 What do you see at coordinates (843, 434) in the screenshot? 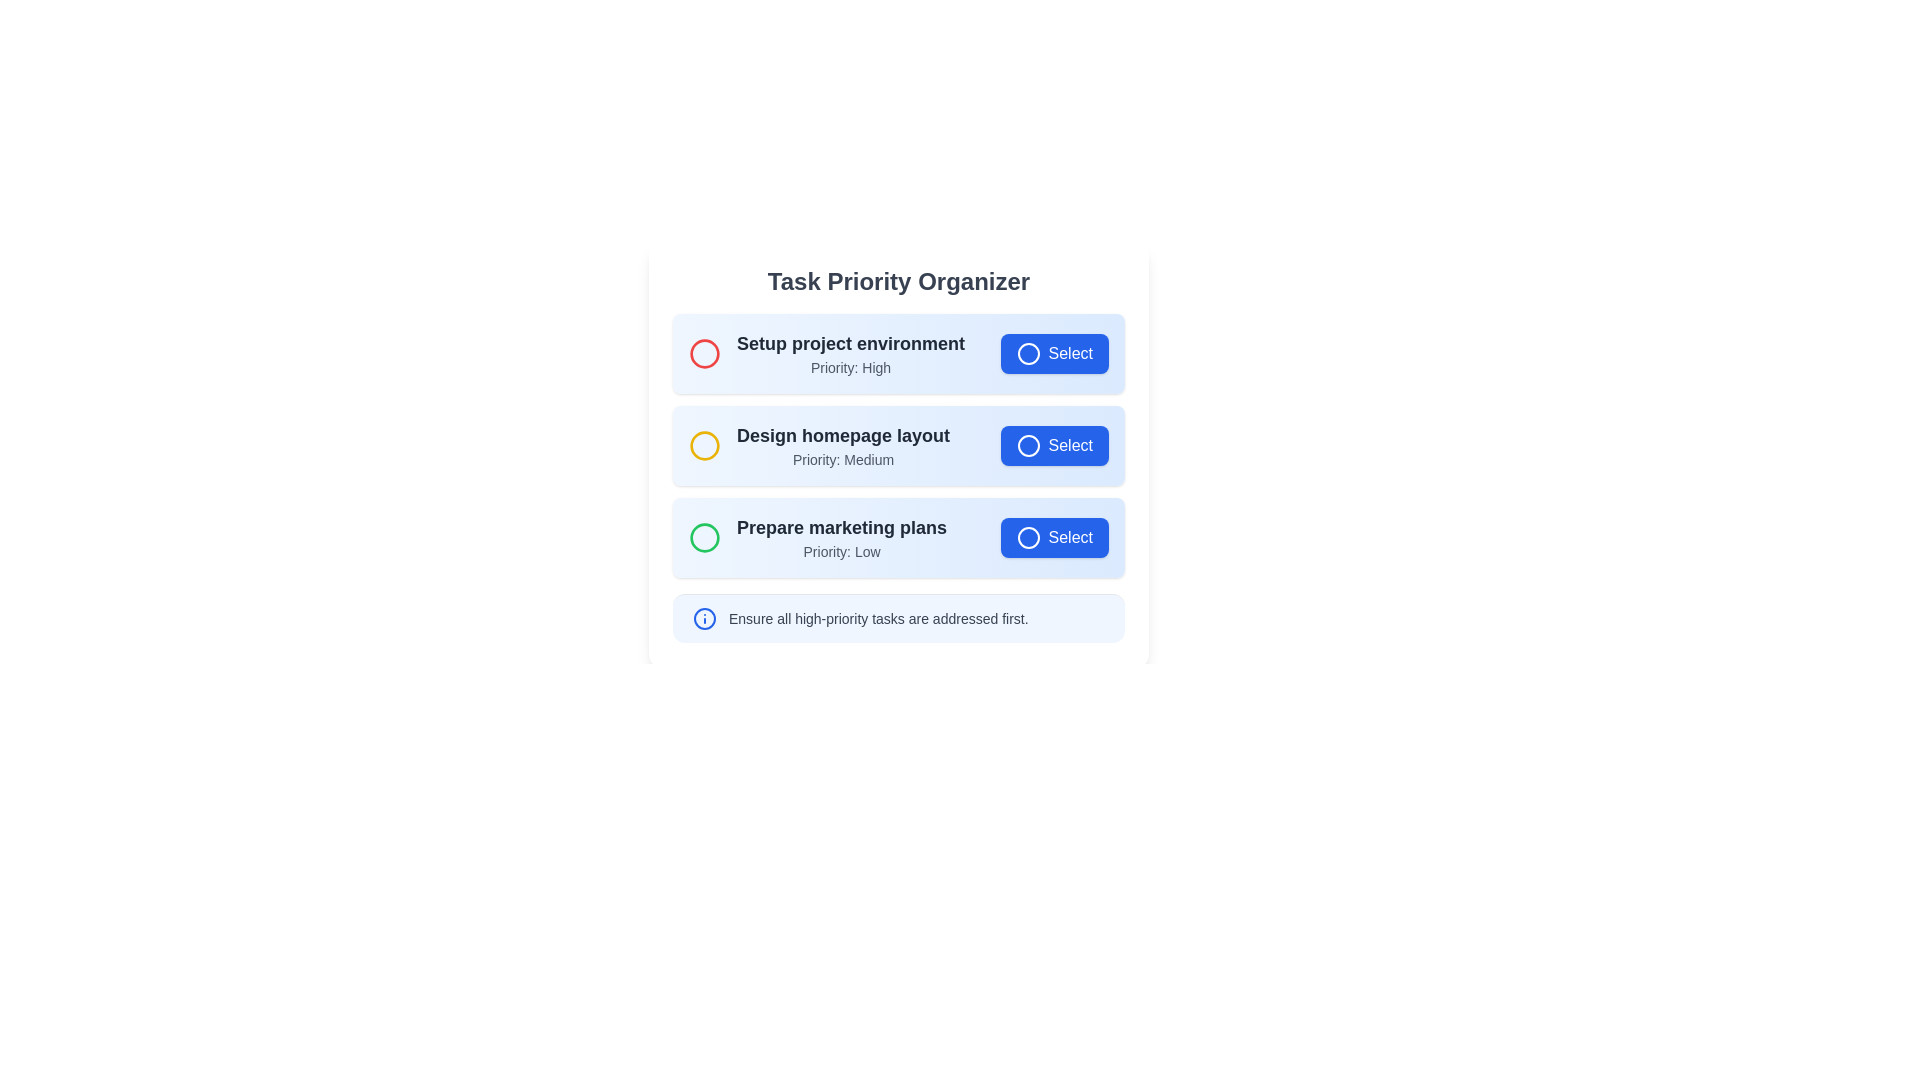
I see `the text label that describes the task 'Design homepage layout', which is the title of the second task entry in the 'Task Priority Organizer'` at bounding box center [843, 434].